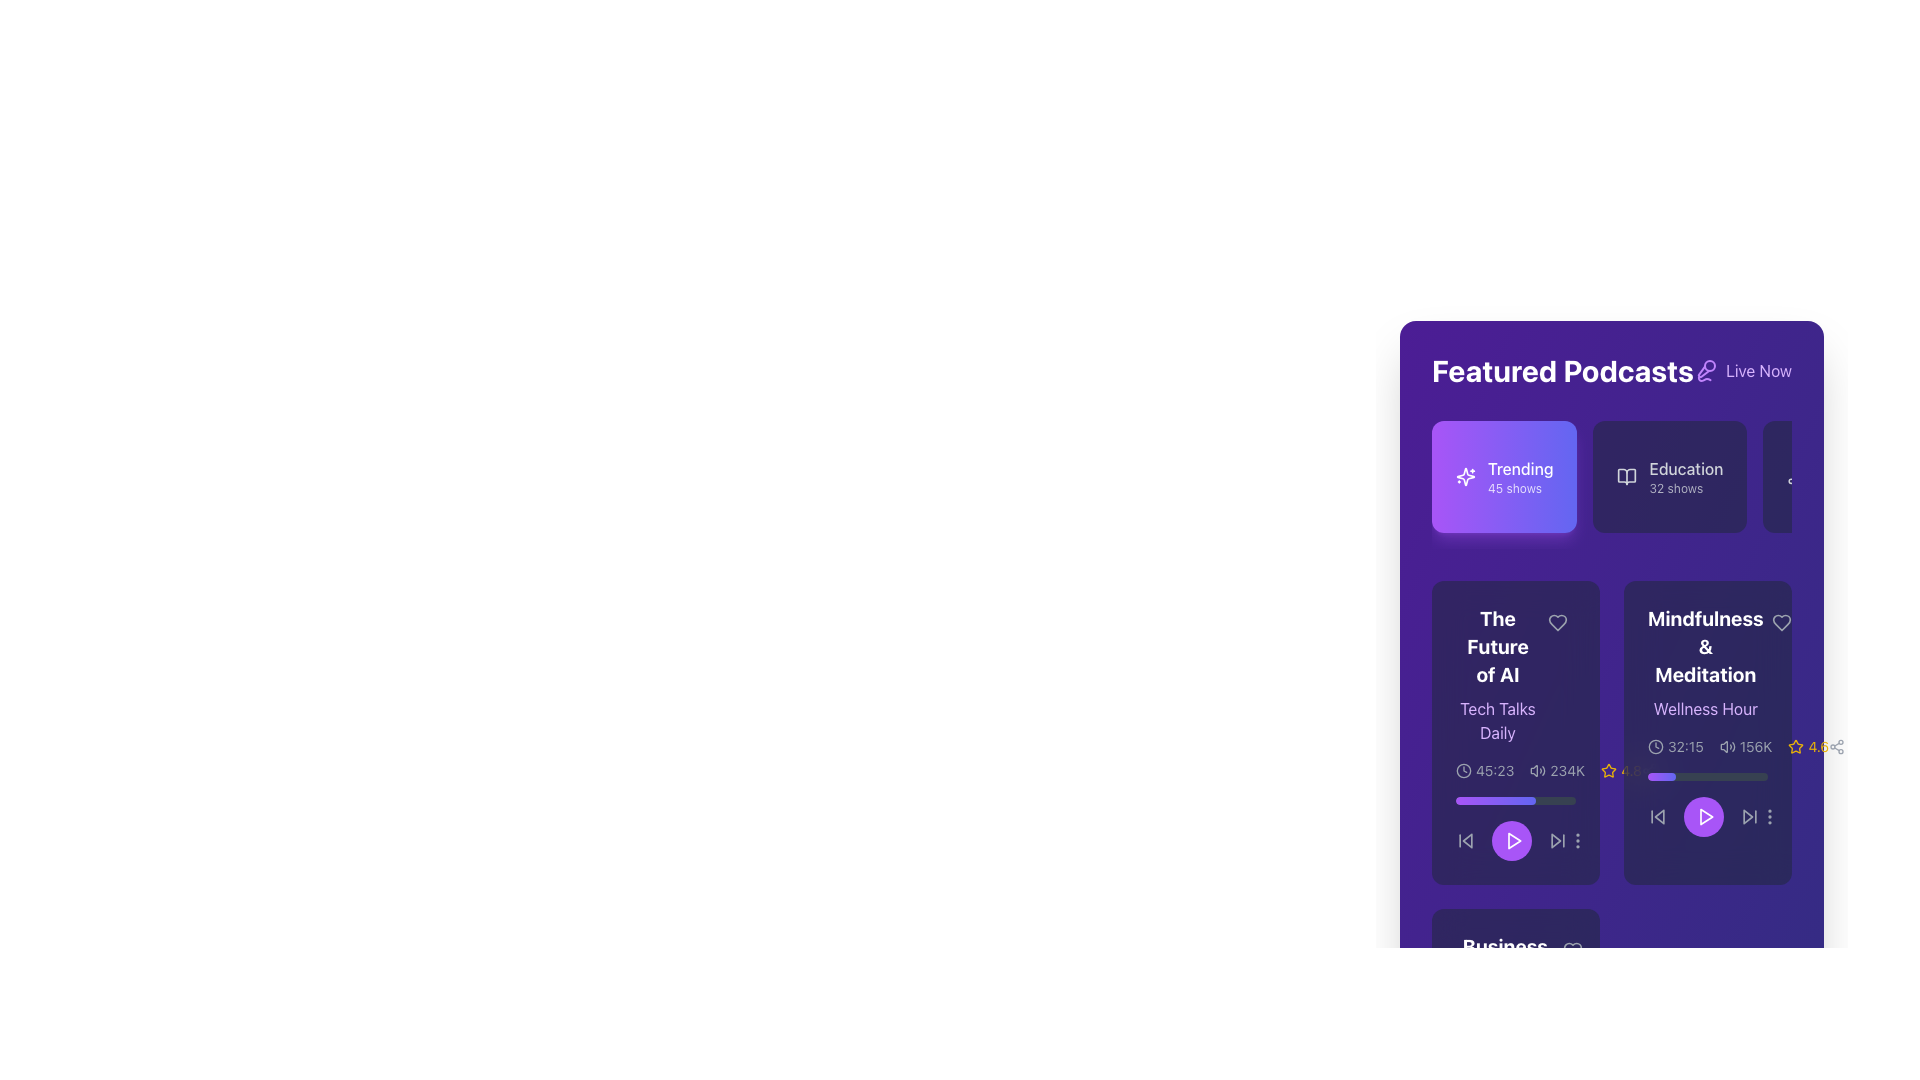 The image size is (1920, 1080). What do you see at coordinates (1612, 485) in the screenshot?
I see `the 'Education' category button styled as a card in the 'Trending' section of the 'Featured Podcasts' panel for a visual response` at bounding box center [1612, 485].